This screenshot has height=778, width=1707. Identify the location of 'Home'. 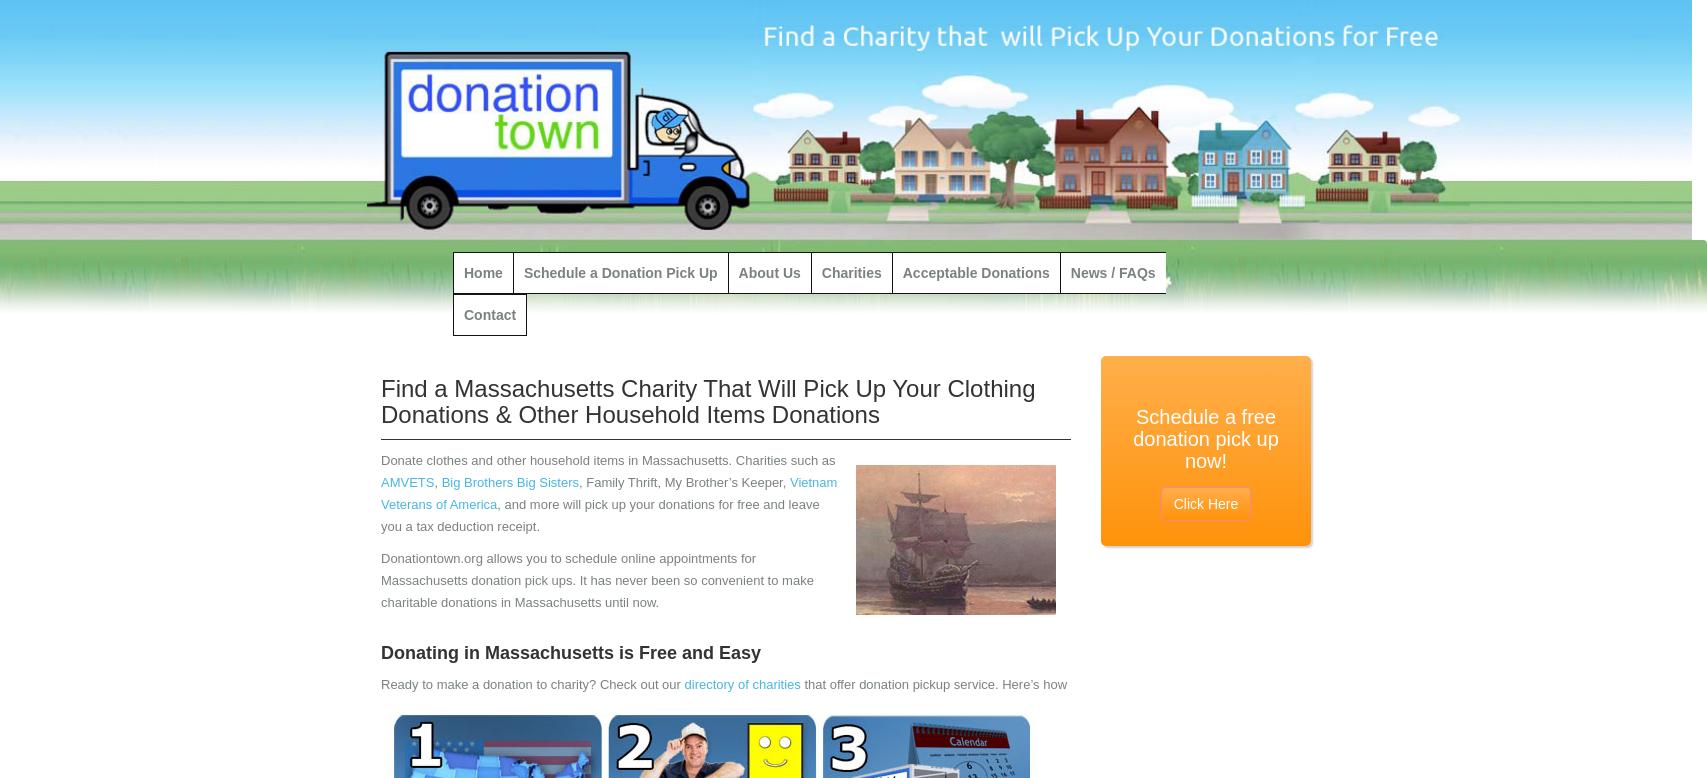
(483, 273).